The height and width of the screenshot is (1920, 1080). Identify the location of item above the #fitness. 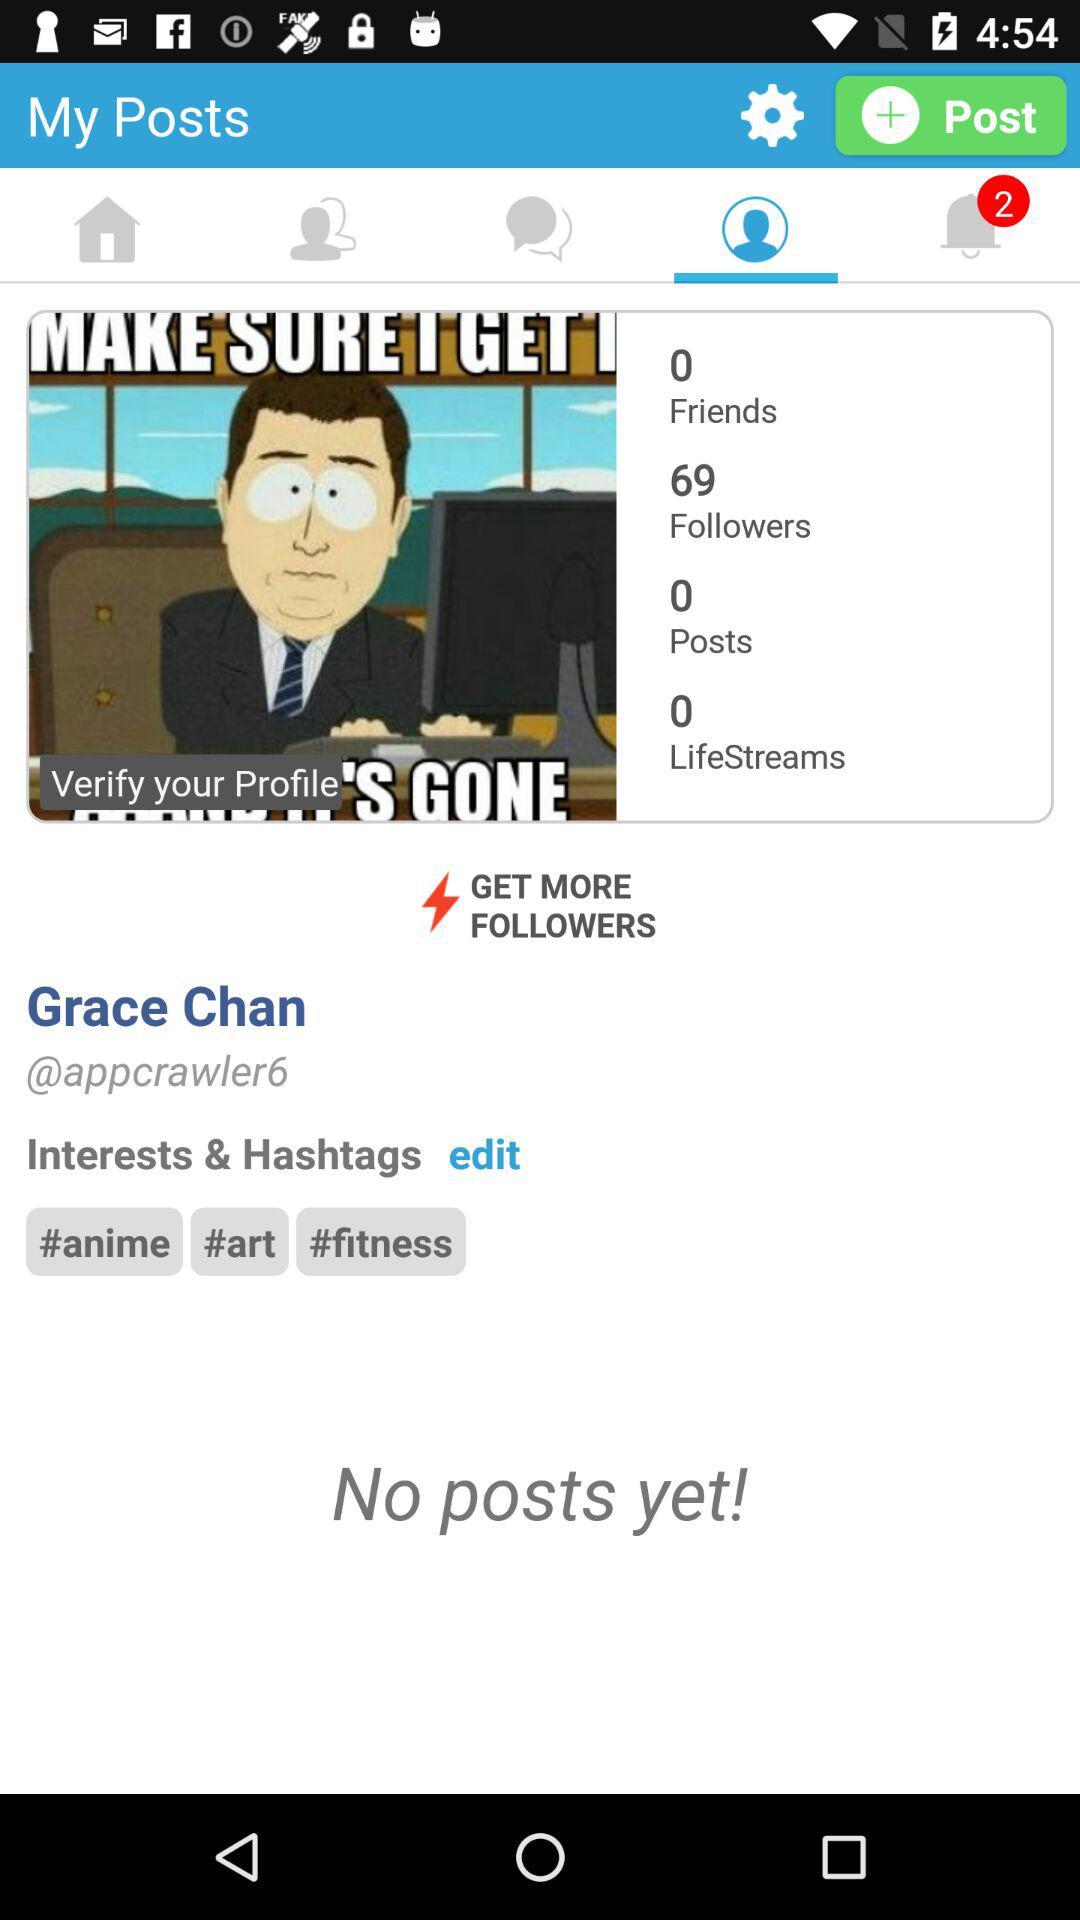
(484, 1152).